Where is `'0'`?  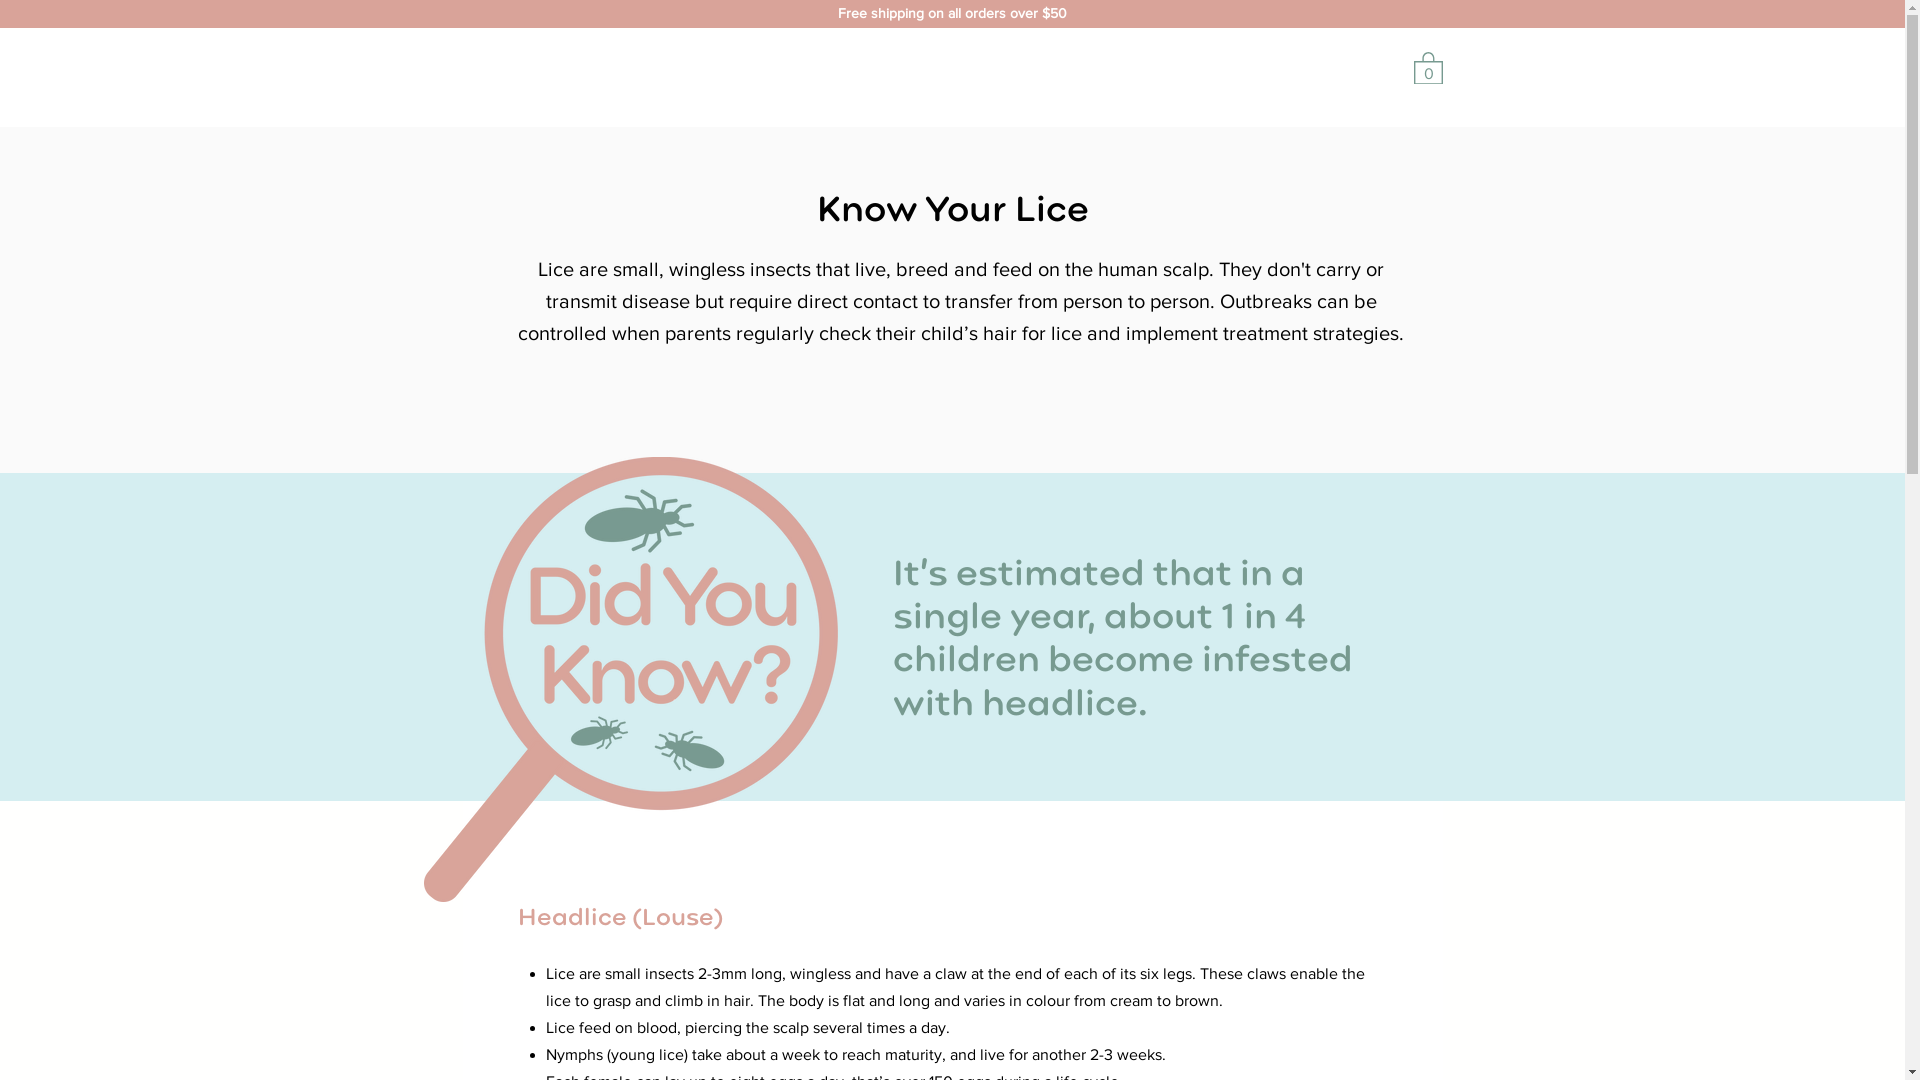 '0' is located at coordinates (1427, 66).